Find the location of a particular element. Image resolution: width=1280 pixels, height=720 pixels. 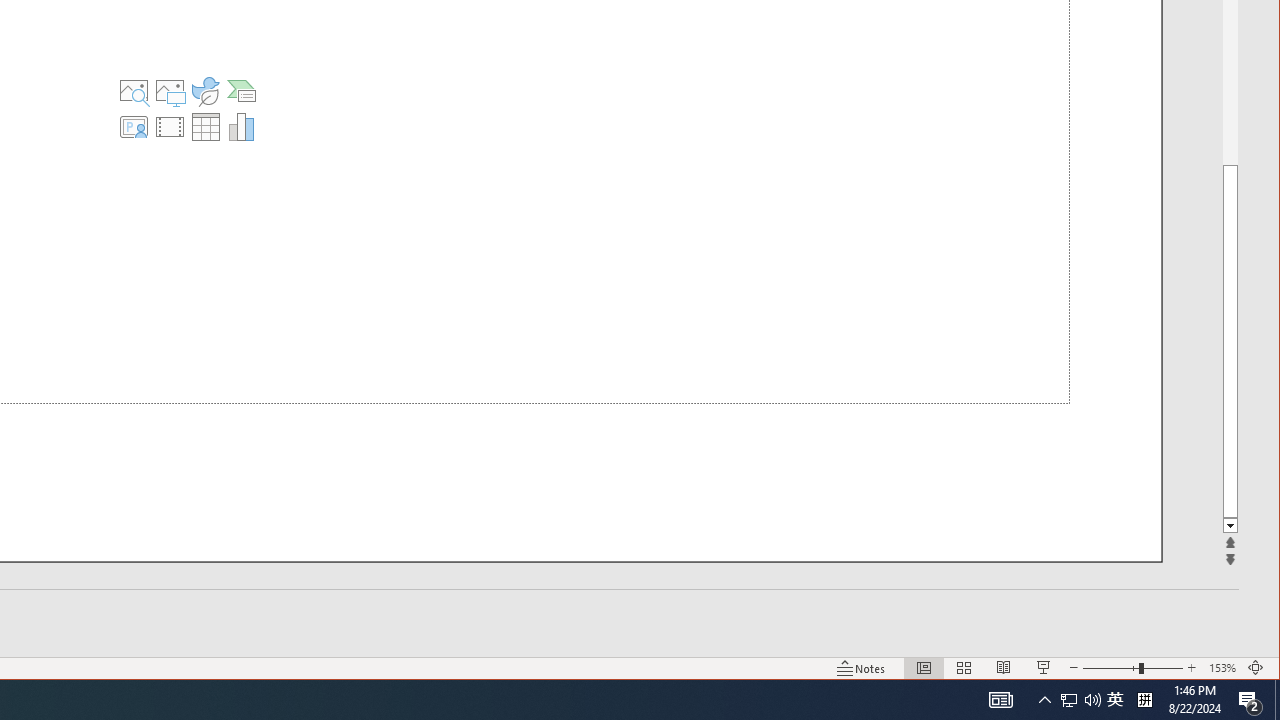

'AutomationID: 4105' is located at coordinates (1000, 698).